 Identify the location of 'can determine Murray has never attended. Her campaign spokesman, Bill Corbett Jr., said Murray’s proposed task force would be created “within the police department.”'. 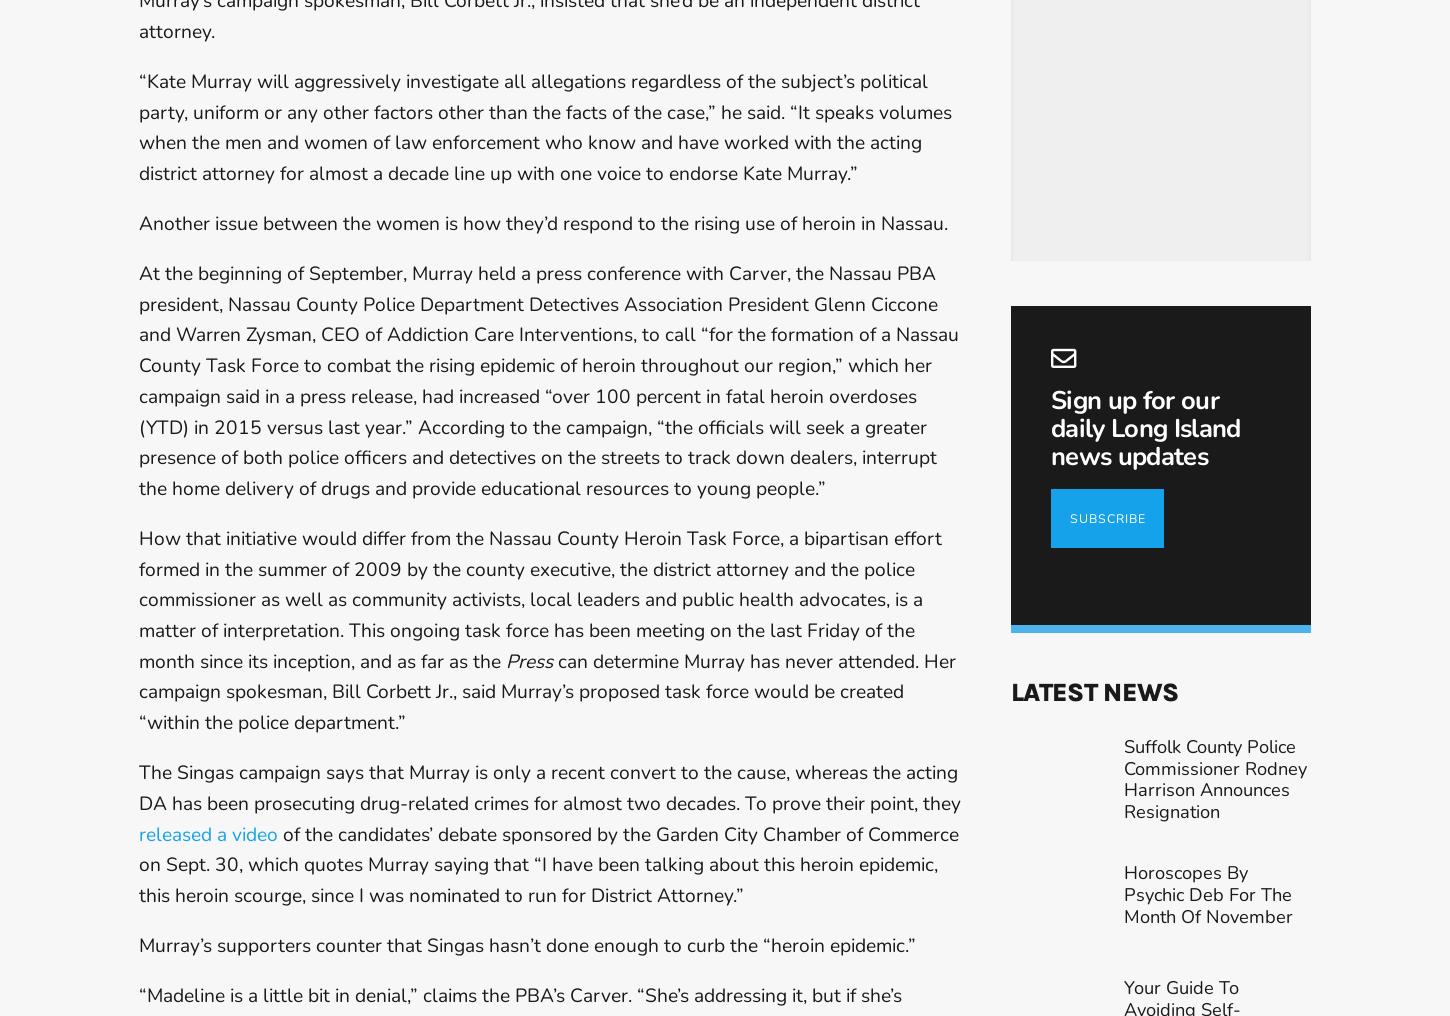
(138, 690).